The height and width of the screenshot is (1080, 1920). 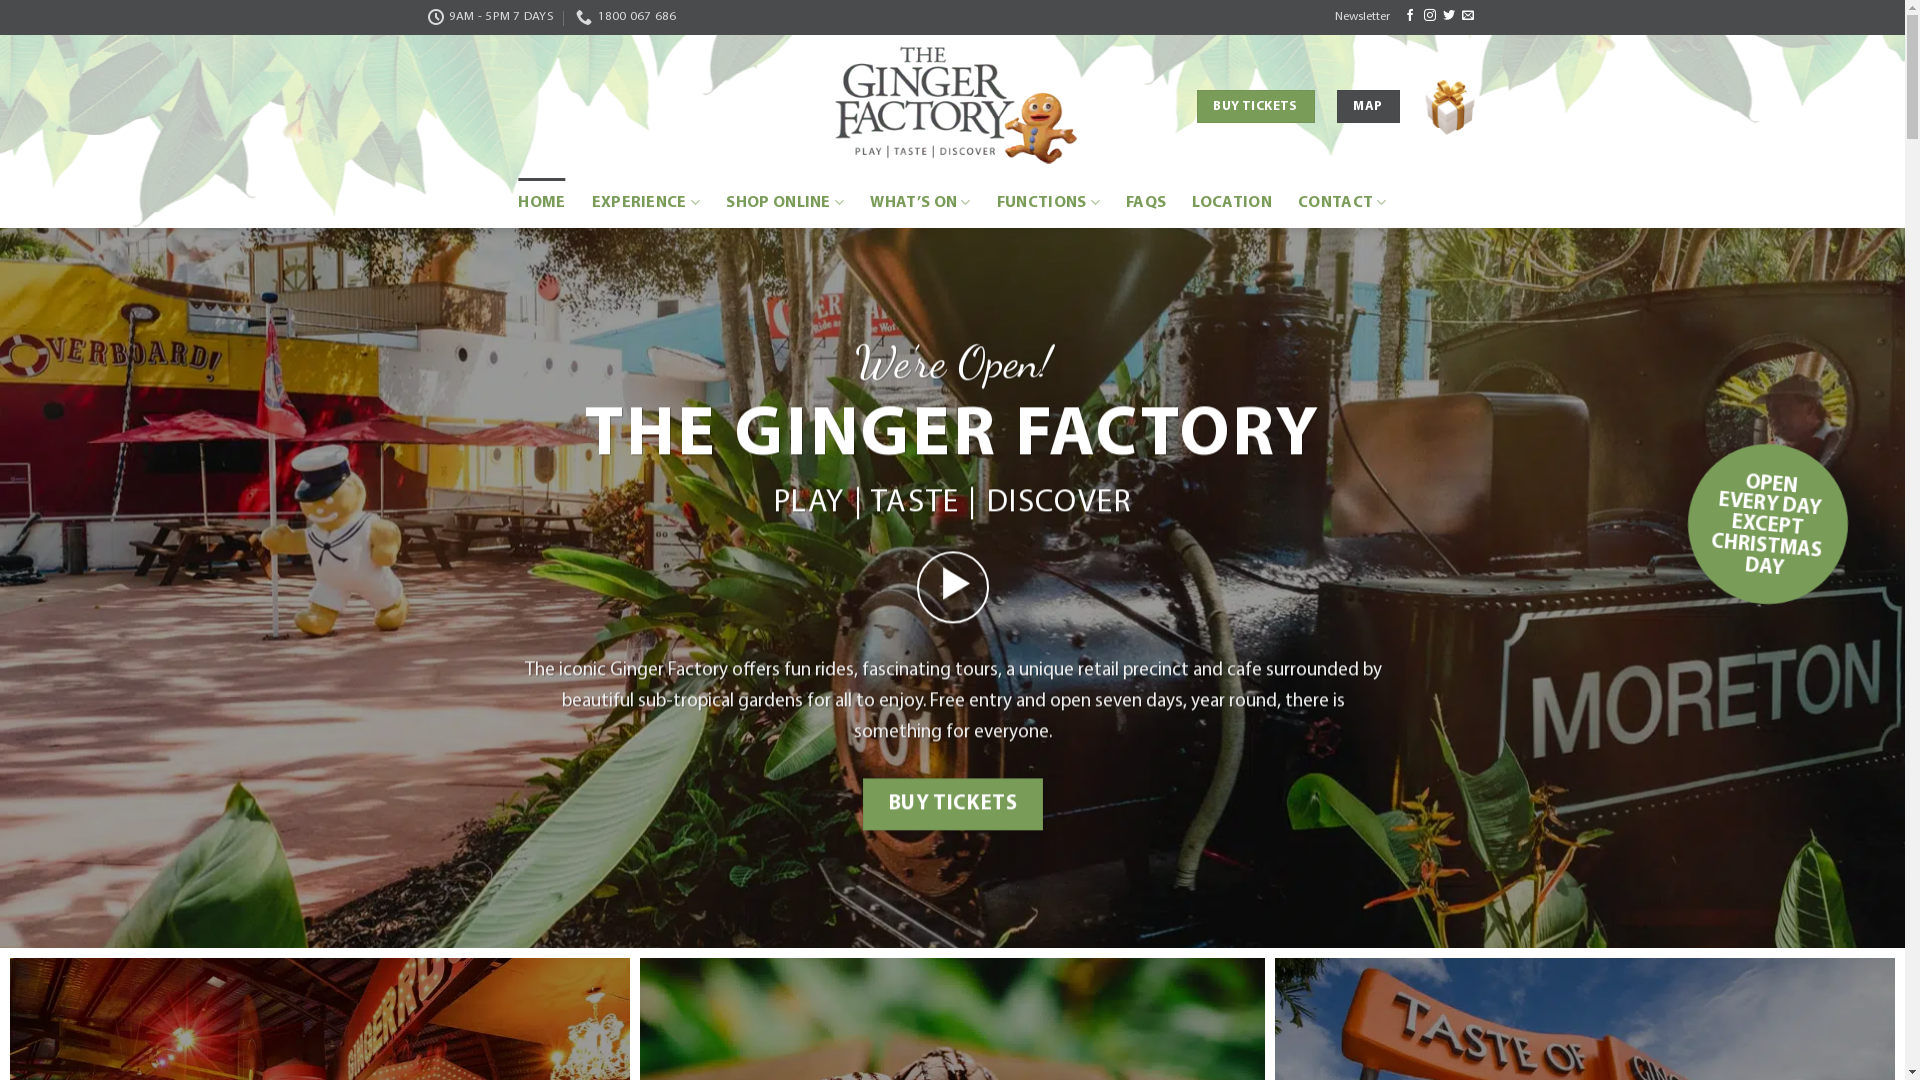 What do you see at coordinates (1449, 15) in the screenshot?
I see `'Follow on Twitter'` at bounding box center [1449, 15].